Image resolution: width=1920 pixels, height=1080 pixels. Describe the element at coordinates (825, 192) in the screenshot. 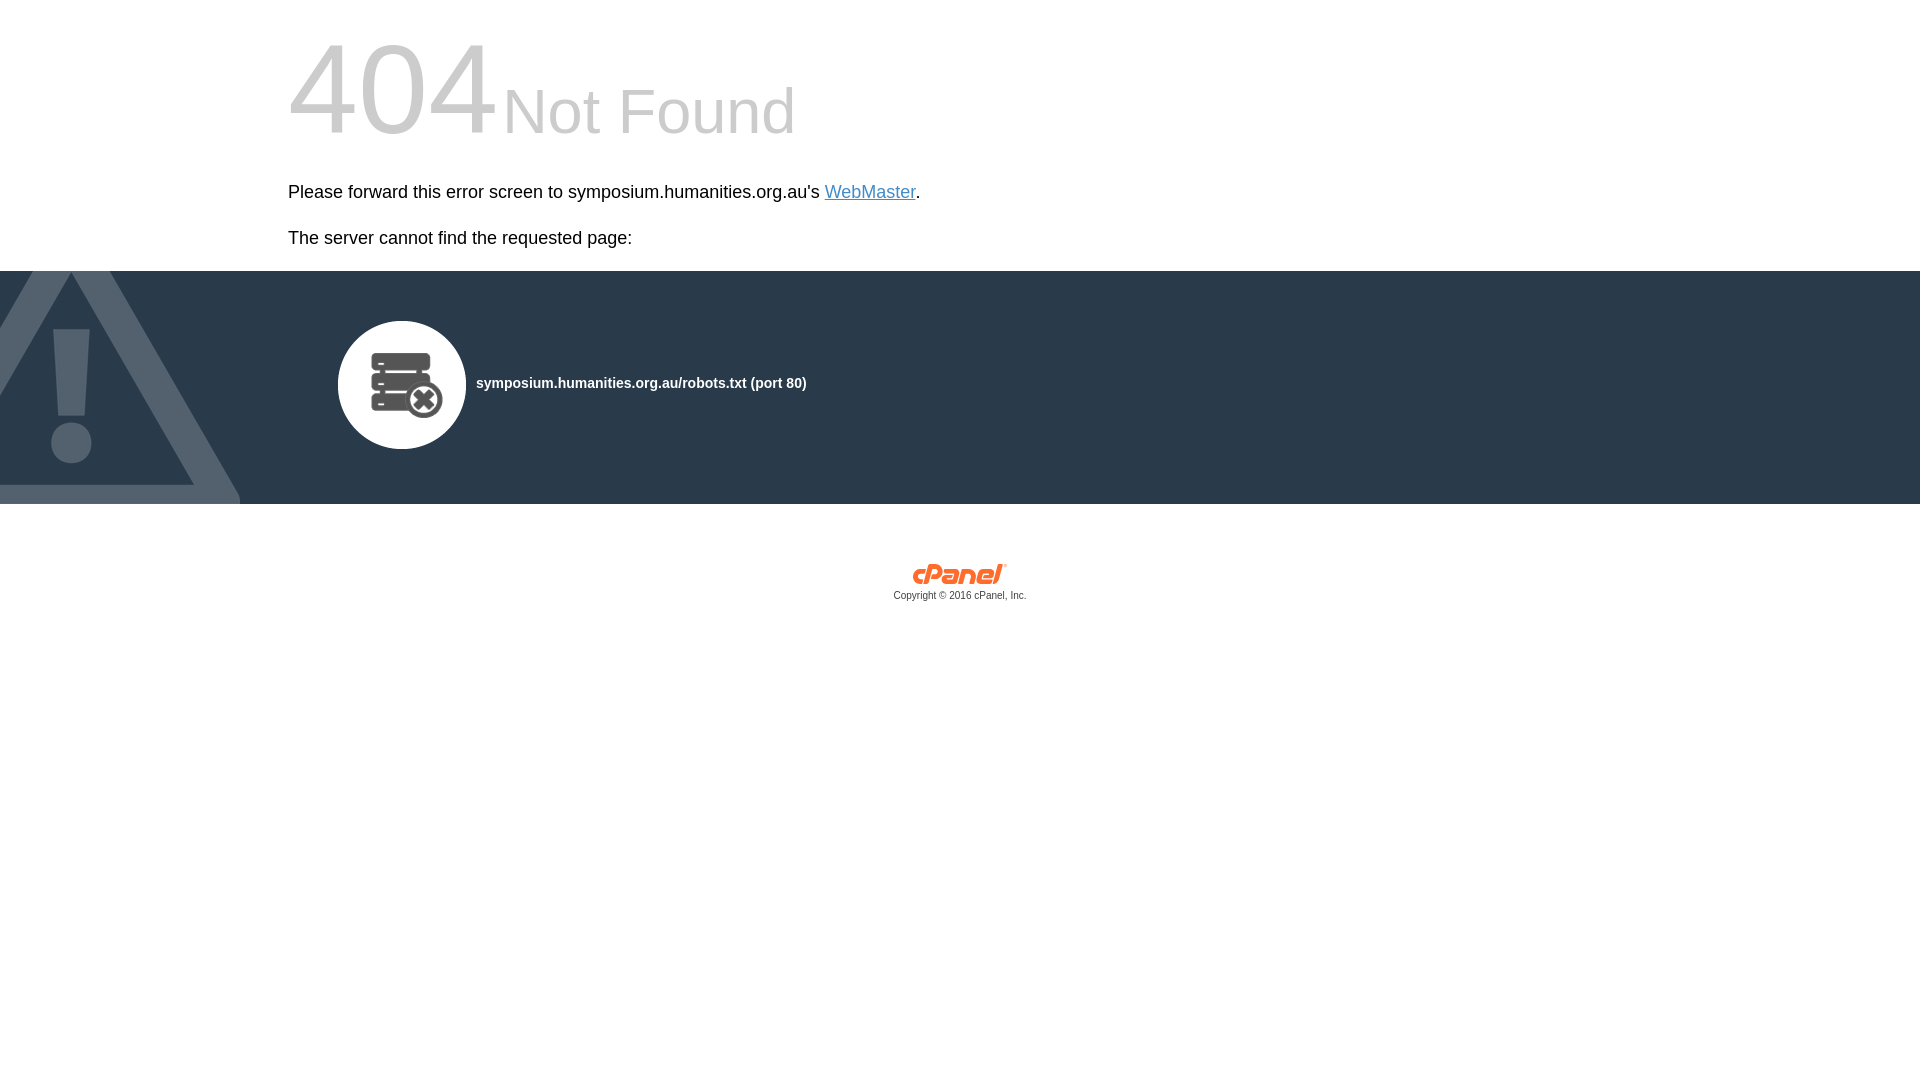

I see `'WebMaster'` at that location.